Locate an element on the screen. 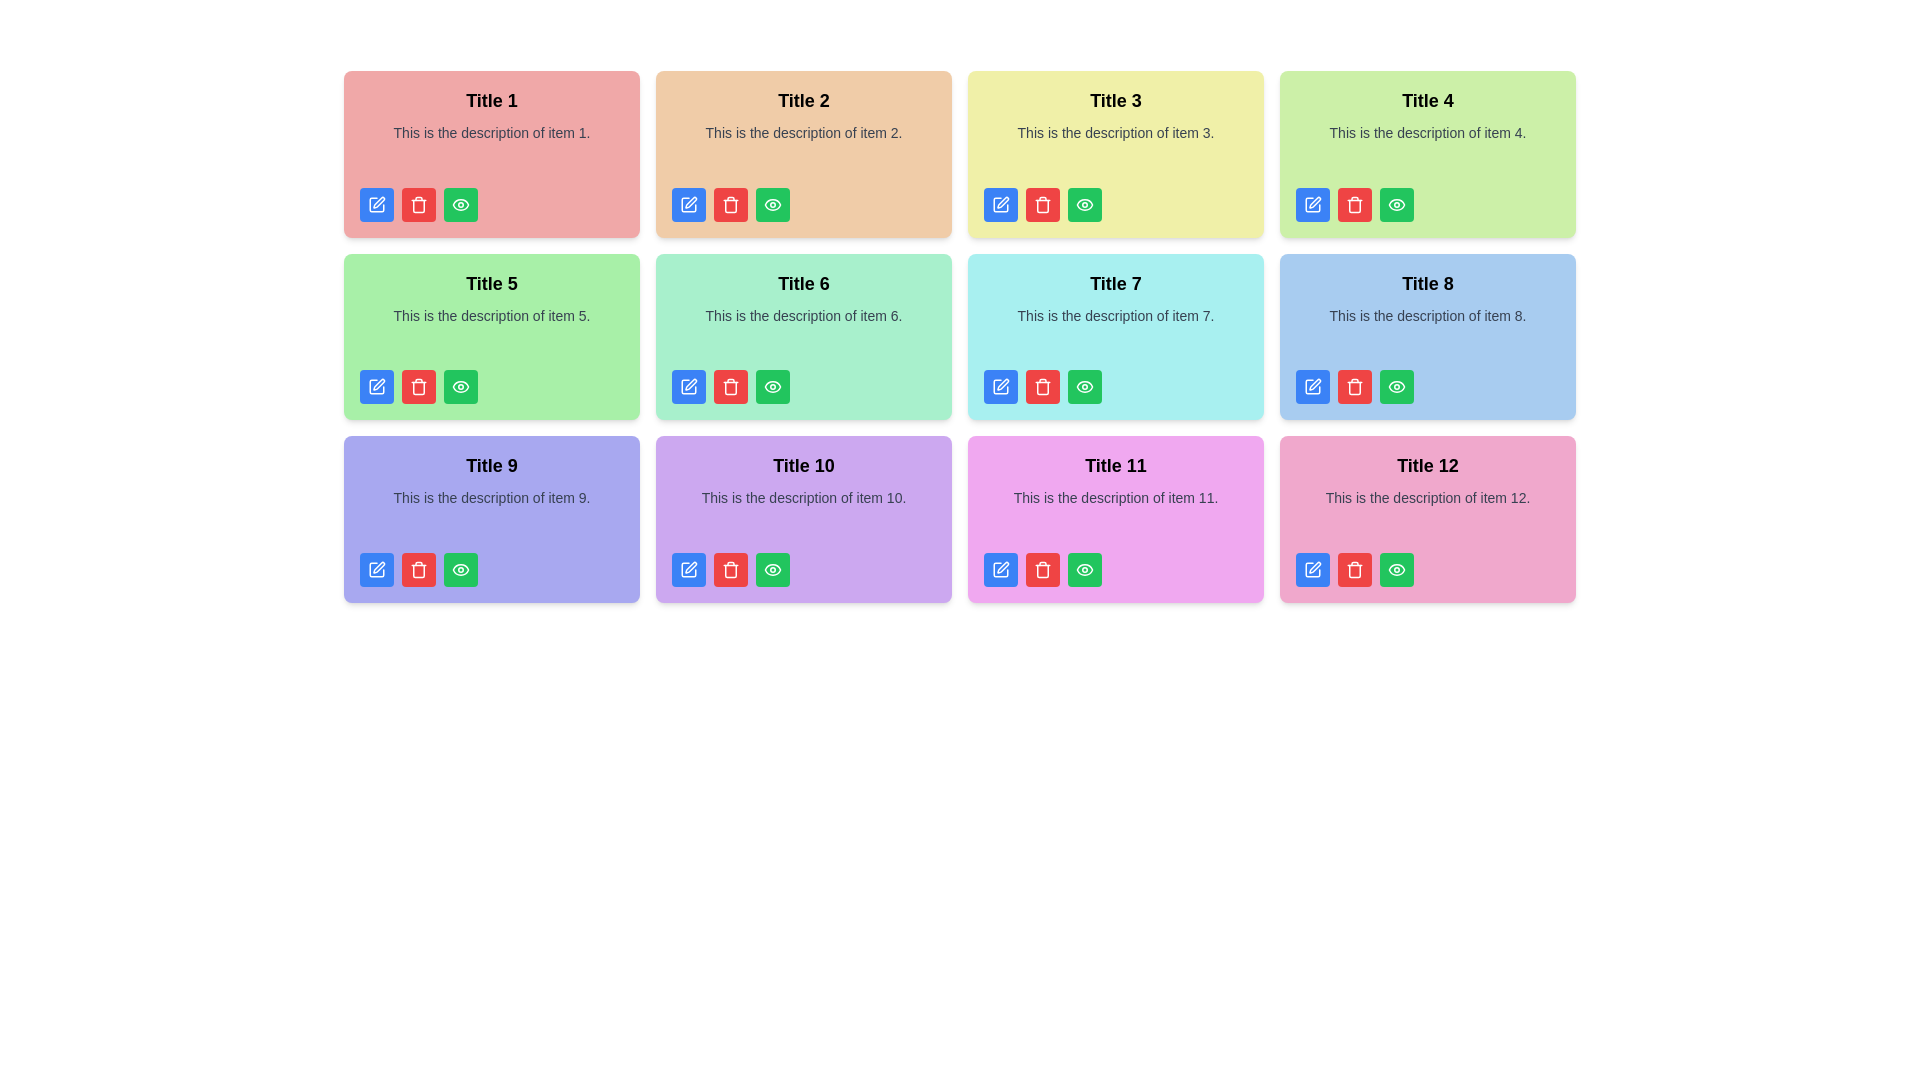  the eye-shaped icon located at the bottom right of the card labeled 'Title 3' is located at coordinates (1083, 204).